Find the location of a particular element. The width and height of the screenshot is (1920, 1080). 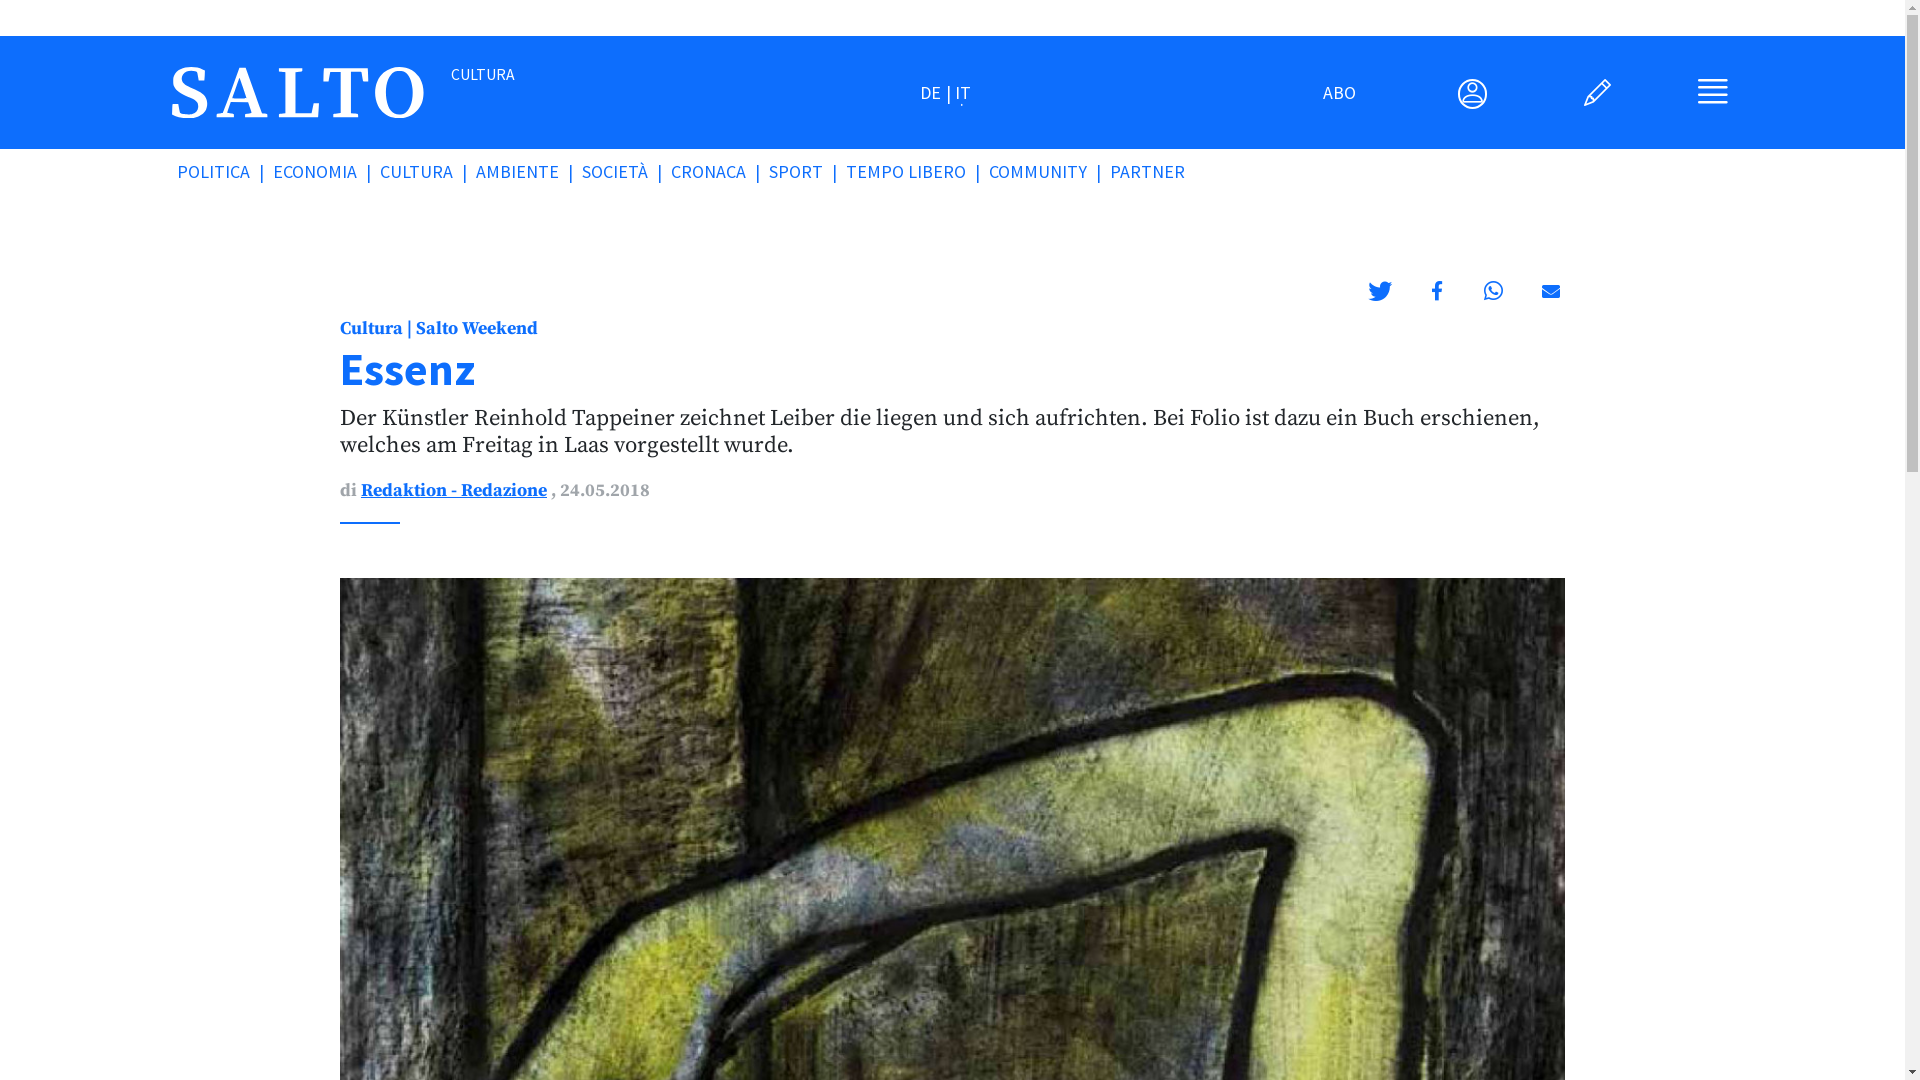

'User Menu' is located at coordinates (1459, 95).